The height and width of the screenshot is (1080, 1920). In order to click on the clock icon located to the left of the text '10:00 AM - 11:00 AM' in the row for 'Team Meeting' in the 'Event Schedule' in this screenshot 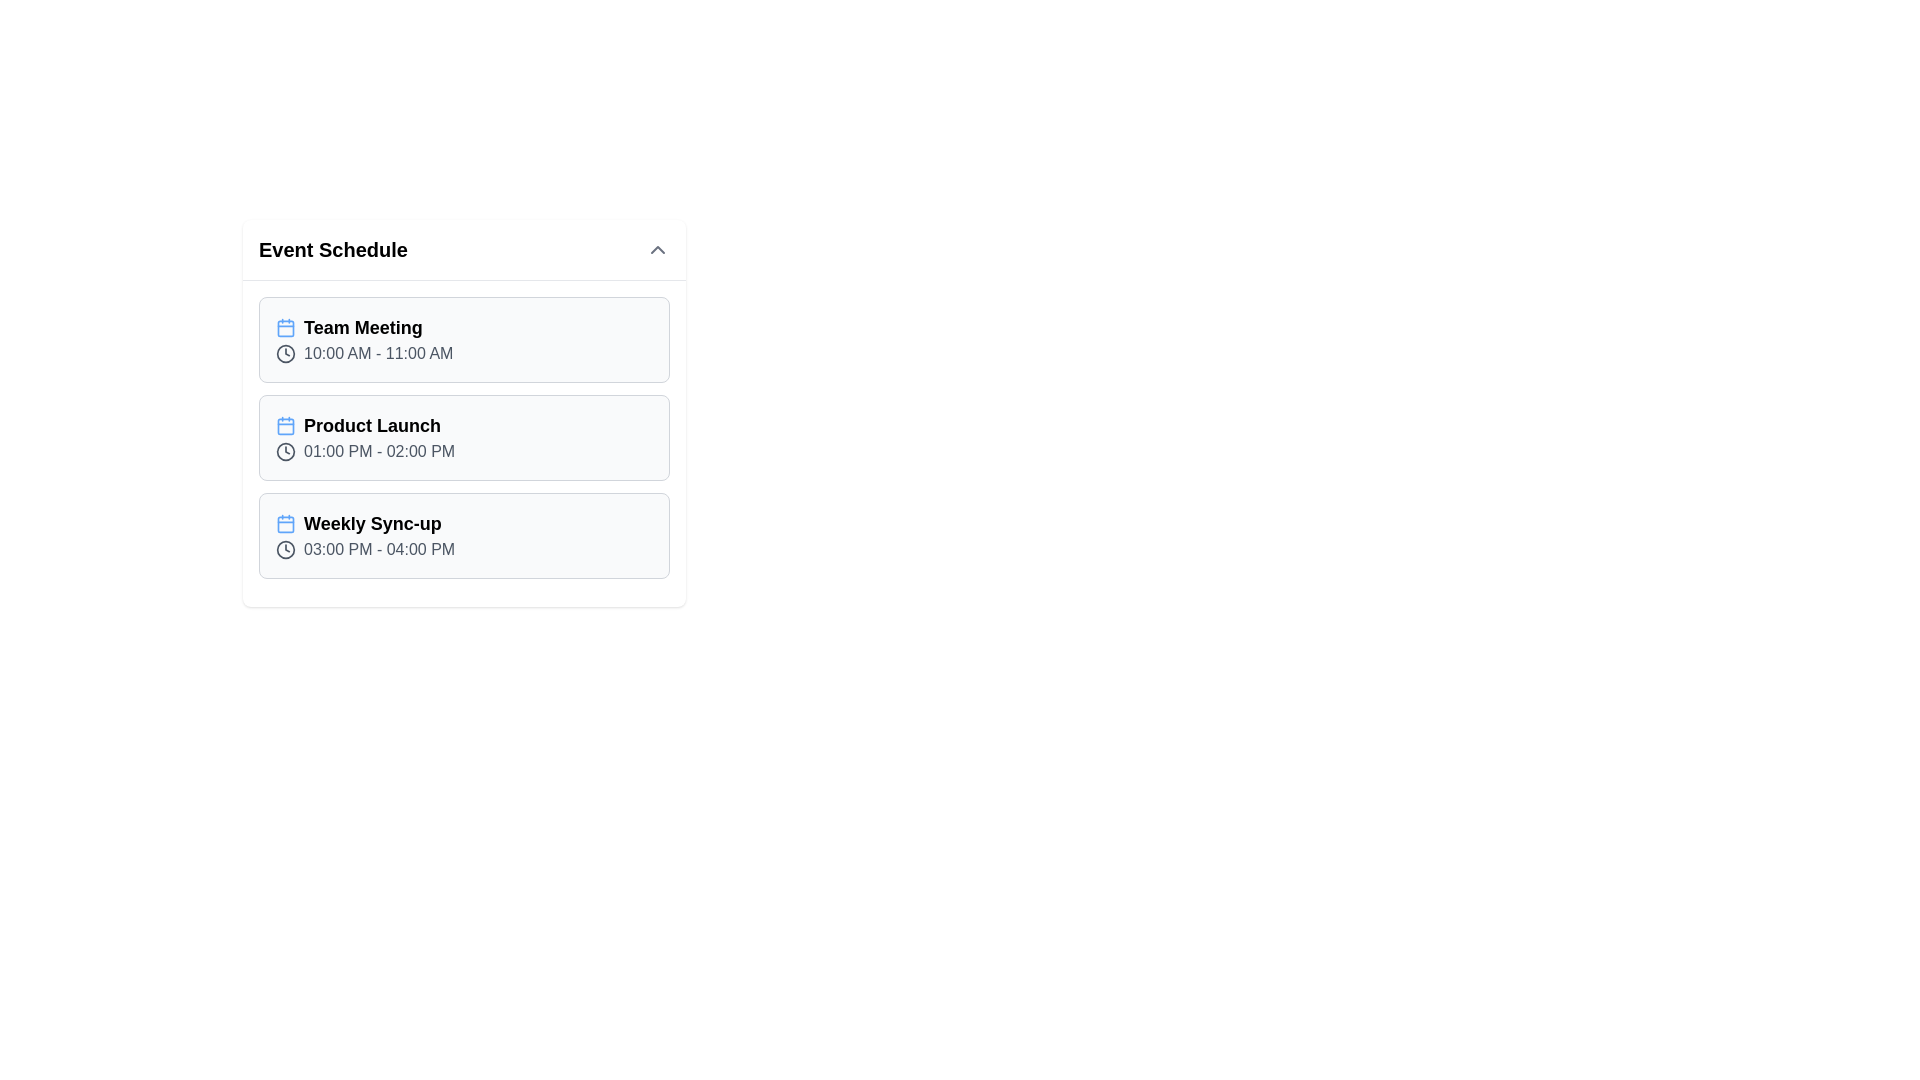, I will do `click(285, 353)`.